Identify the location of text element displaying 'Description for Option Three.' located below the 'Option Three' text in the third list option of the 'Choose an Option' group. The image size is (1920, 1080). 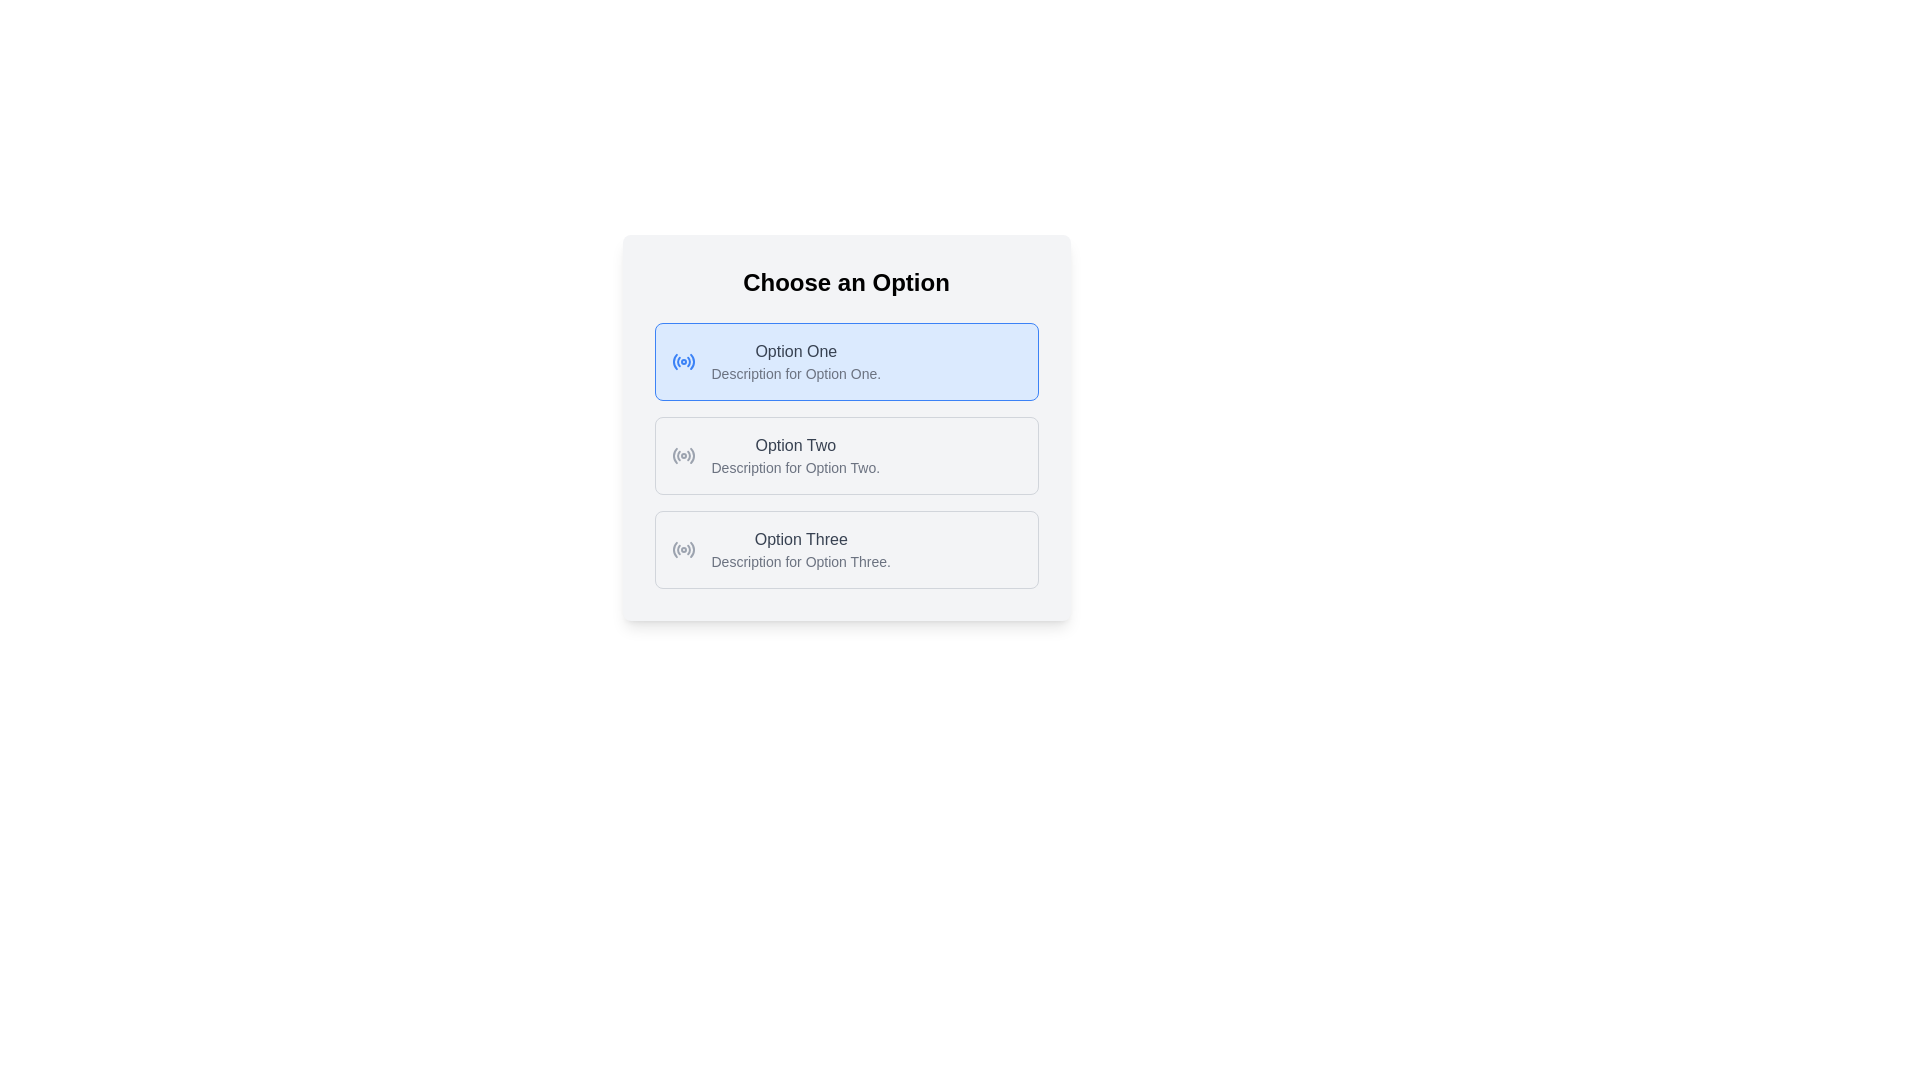
(801, 562).